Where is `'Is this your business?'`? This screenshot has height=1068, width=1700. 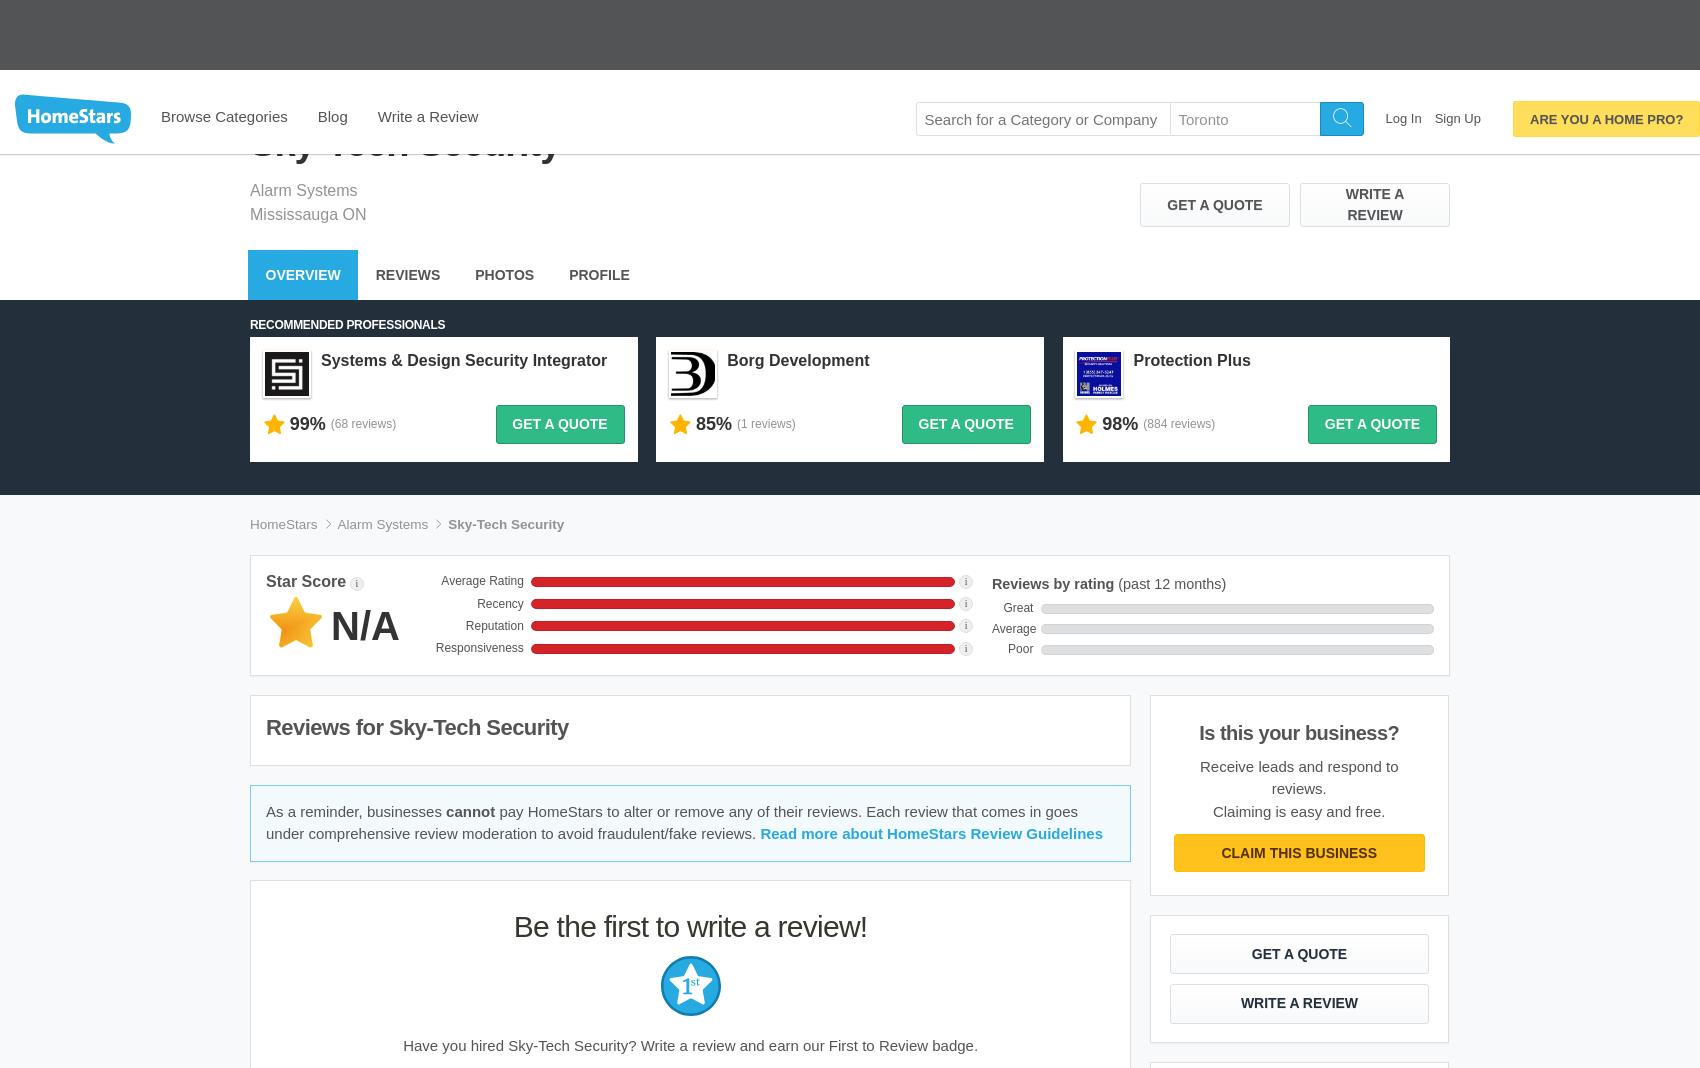 'Is this your business?' is located at coordinates (1198, 648).